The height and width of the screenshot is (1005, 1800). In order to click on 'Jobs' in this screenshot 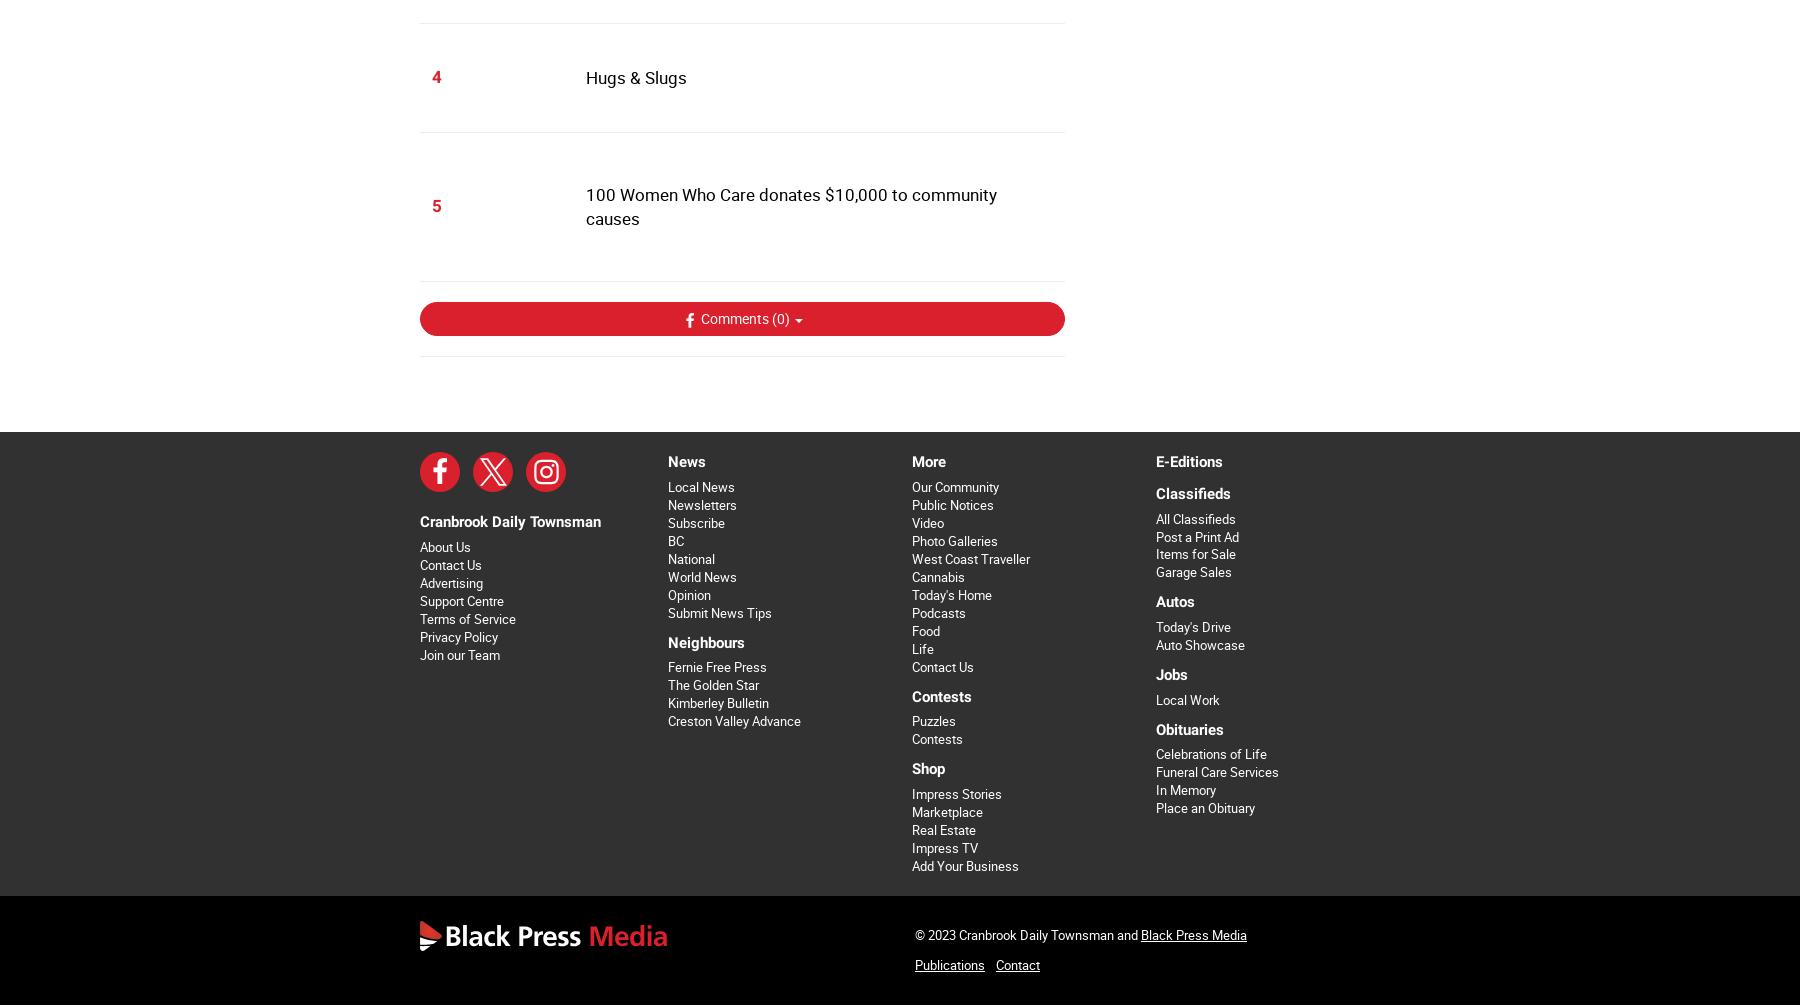, I will do `click(1170, 674)`.